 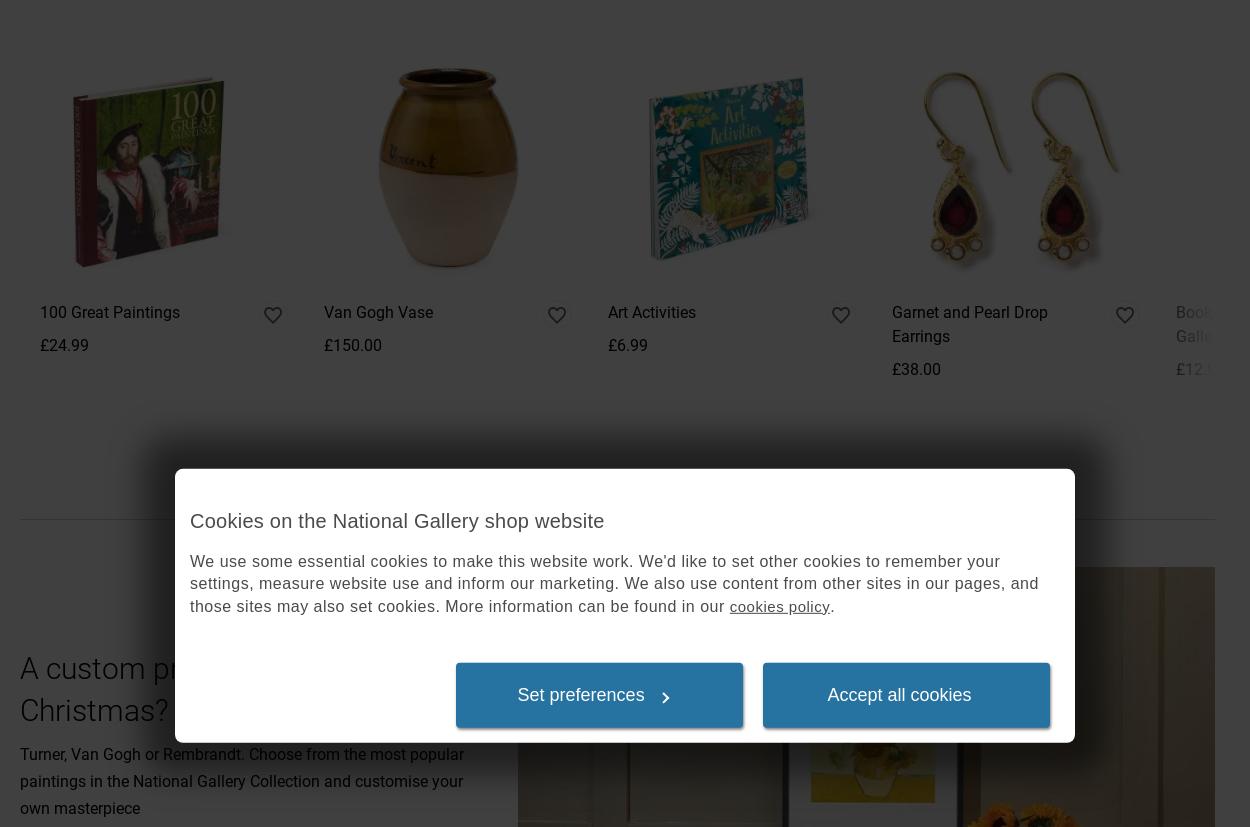 What do you see at coordinates (1019, 18) in the screenshot?
I see `'Sign up'` at bounding box center [1019, 18].